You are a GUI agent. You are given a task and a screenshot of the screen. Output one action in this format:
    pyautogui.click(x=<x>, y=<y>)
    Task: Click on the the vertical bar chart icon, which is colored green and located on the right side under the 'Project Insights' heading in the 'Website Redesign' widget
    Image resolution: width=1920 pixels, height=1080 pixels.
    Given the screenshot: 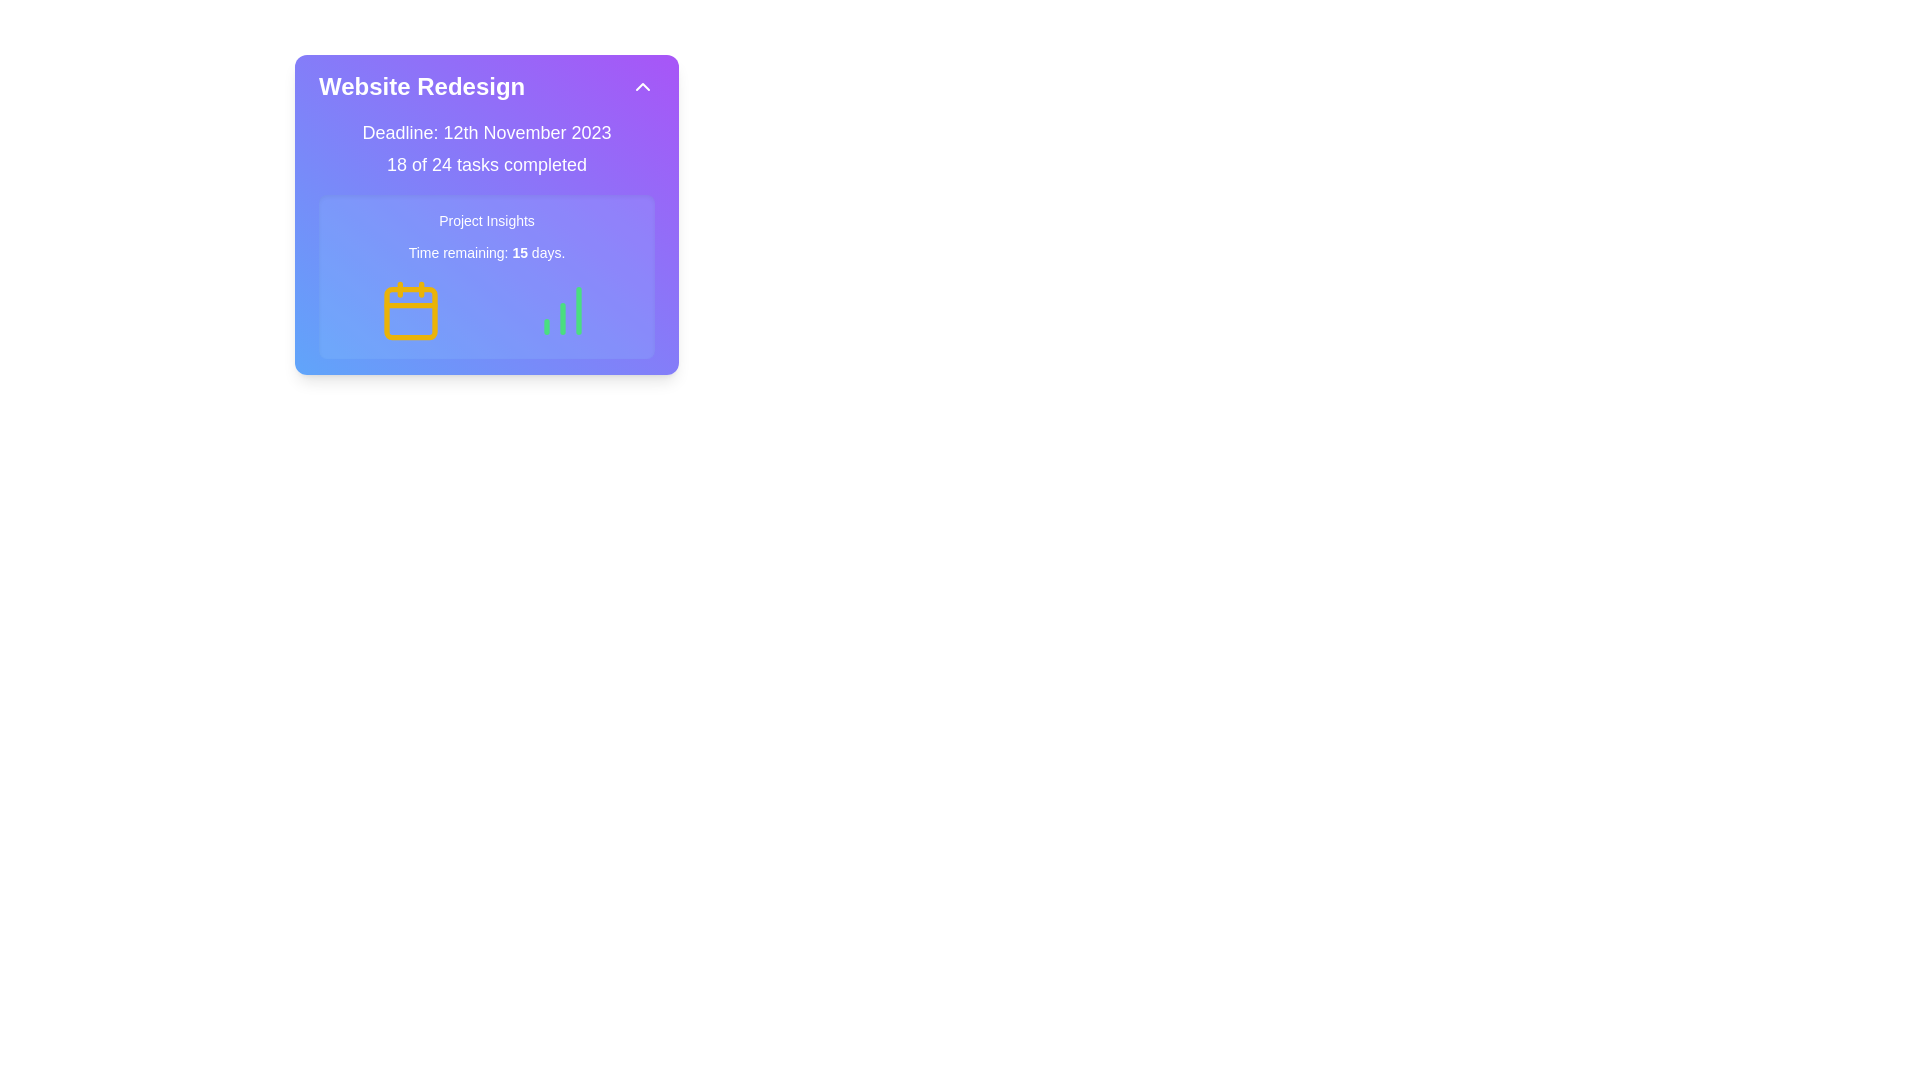 What is the action you would take?
    pyautogui.click(x=561, y=311)
    